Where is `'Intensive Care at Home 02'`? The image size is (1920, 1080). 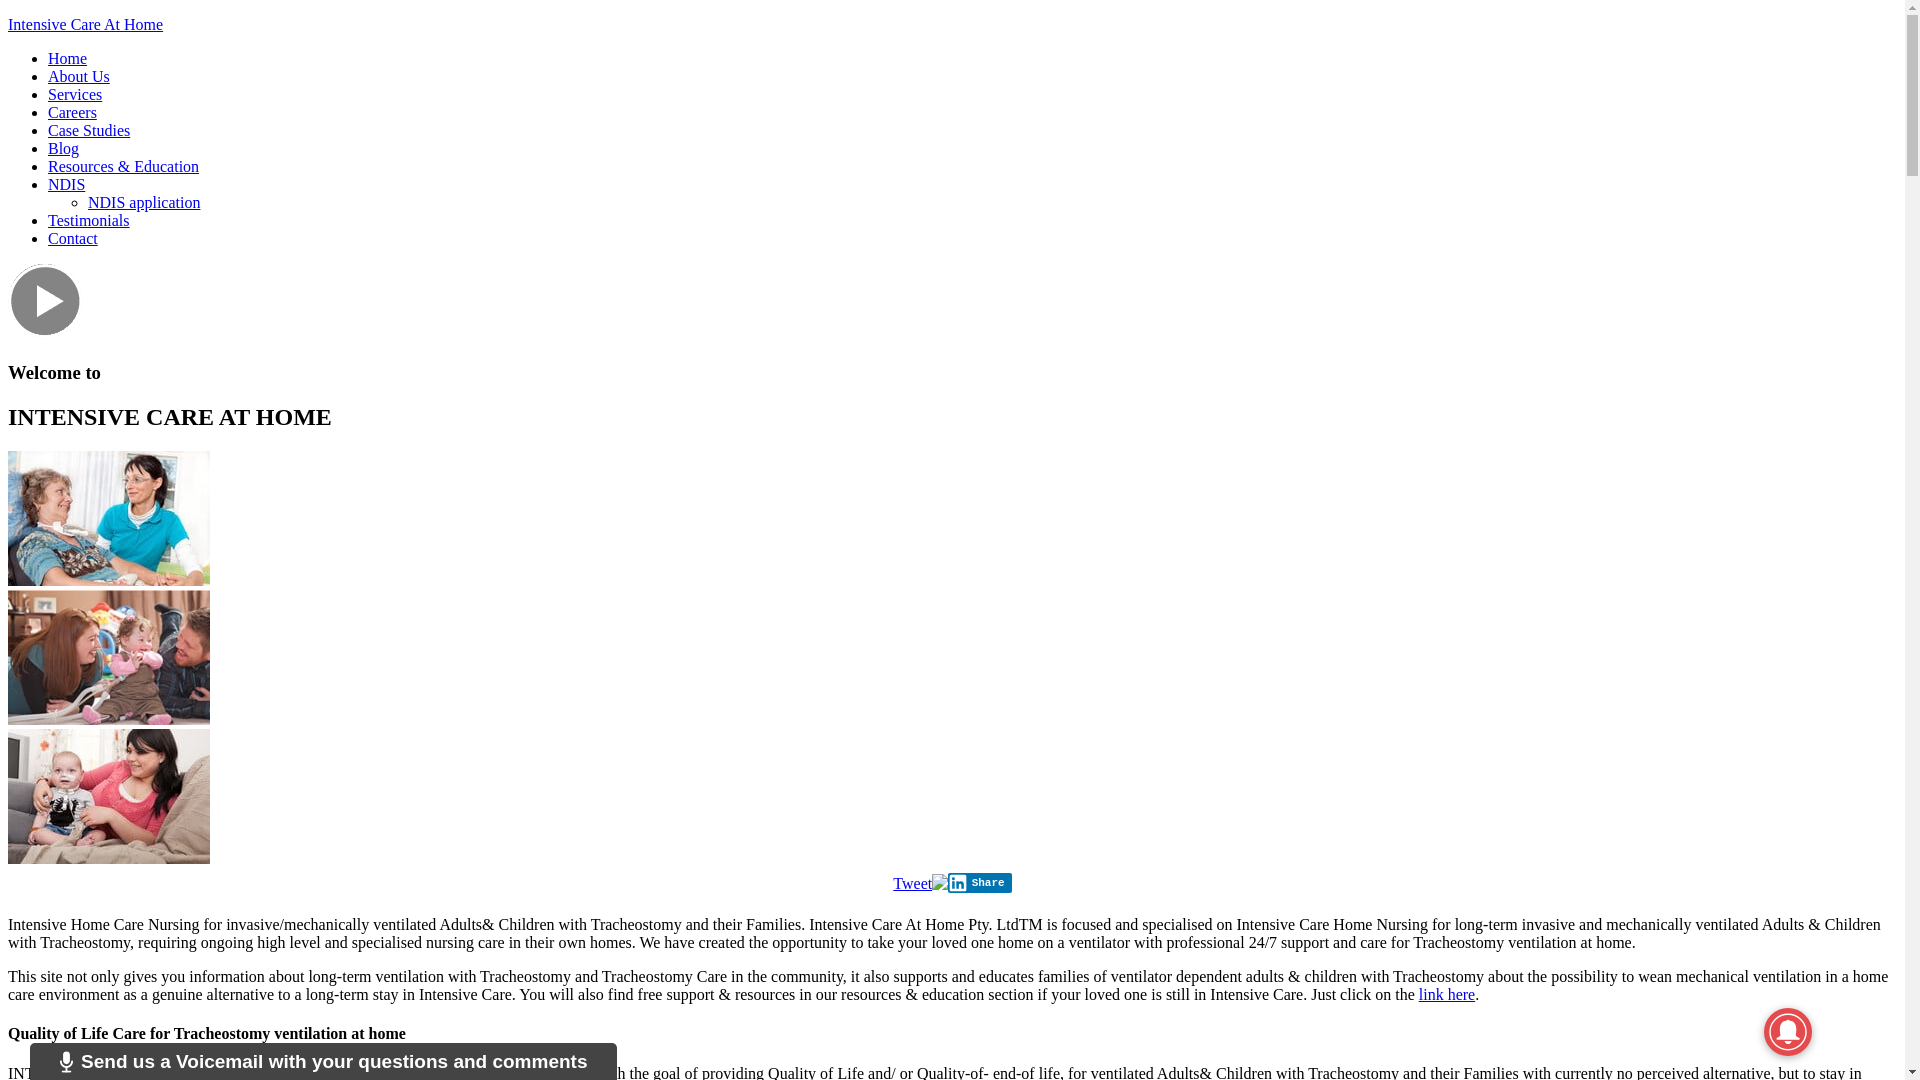 'Intensive Care at Home 02' is located at coordinates (108, 657).